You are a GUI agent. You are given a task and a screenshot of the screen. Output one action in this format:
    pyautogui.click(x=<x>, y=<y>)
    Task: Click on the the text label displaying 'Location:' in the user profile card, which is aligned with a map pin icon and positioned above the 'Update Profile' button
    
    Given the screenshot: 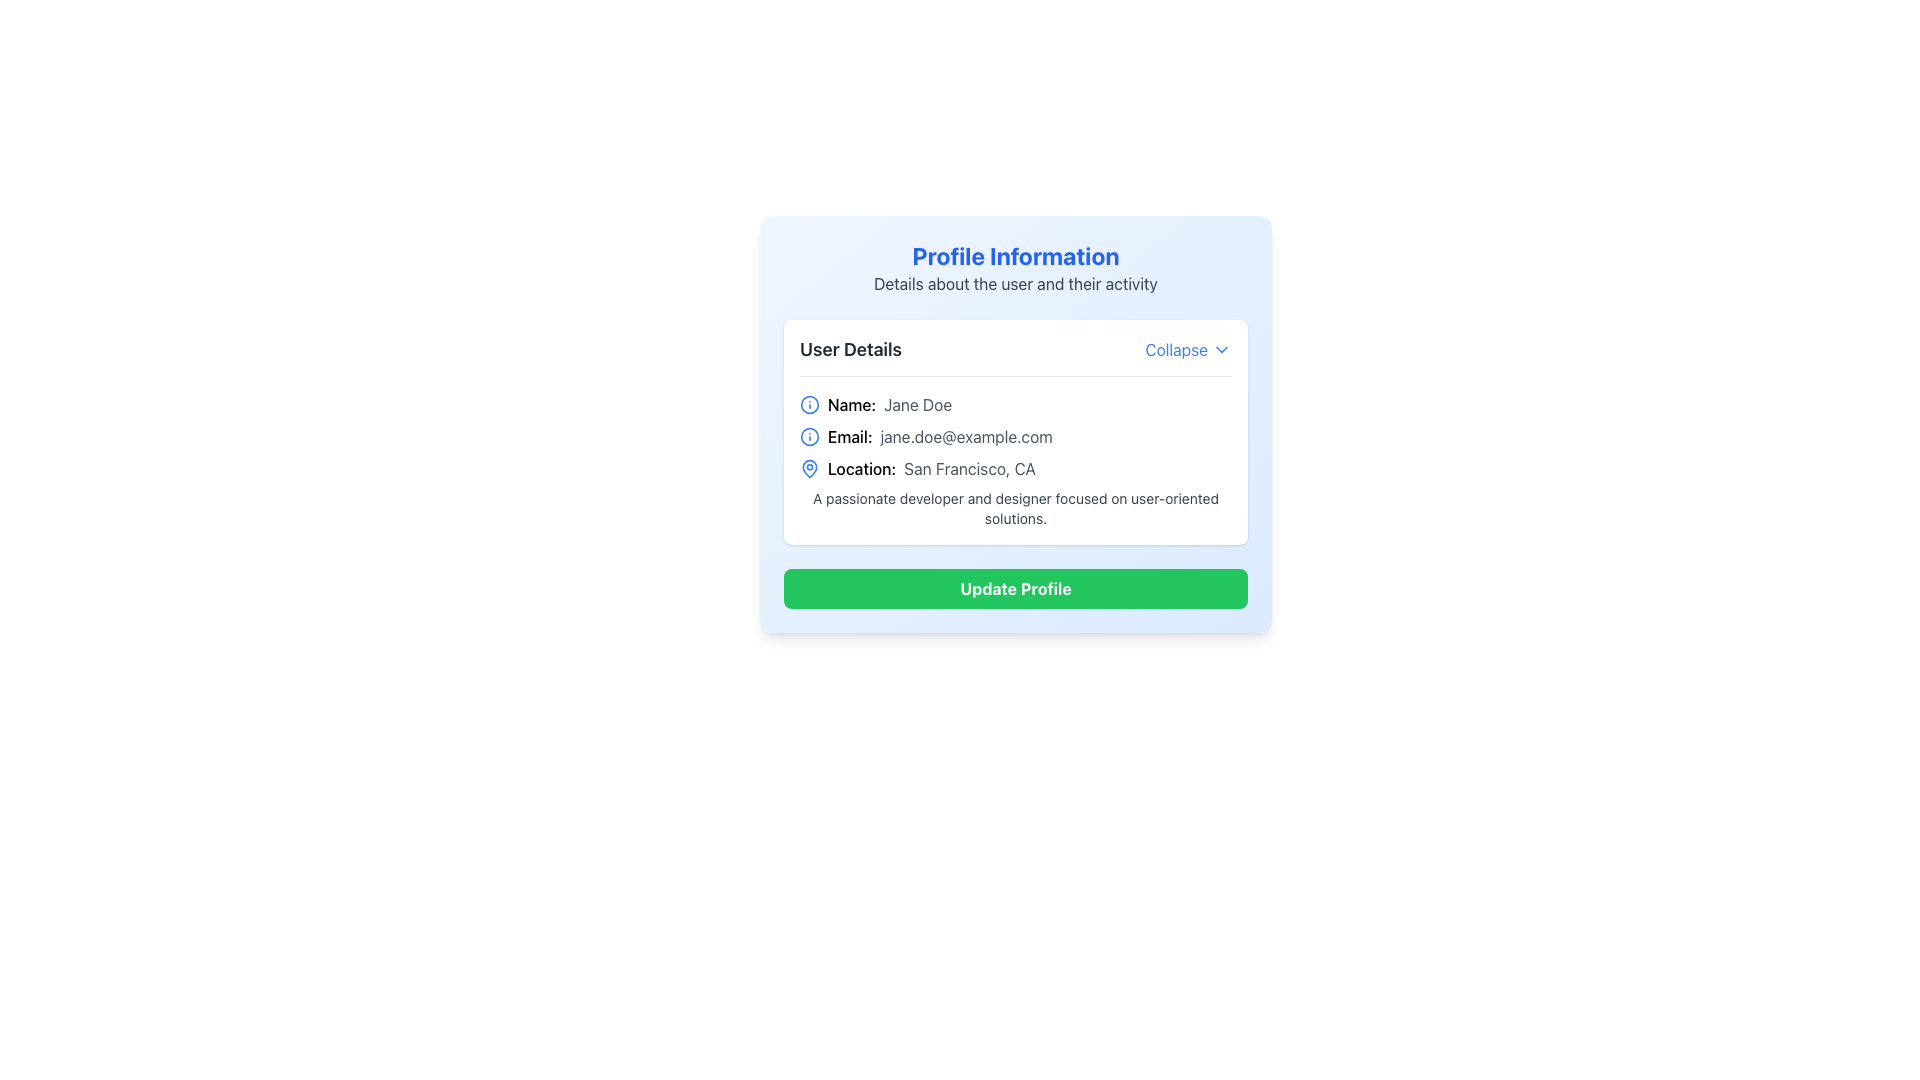 What is the action you would take?
    pyautogui.click(x=862, y=469)
    